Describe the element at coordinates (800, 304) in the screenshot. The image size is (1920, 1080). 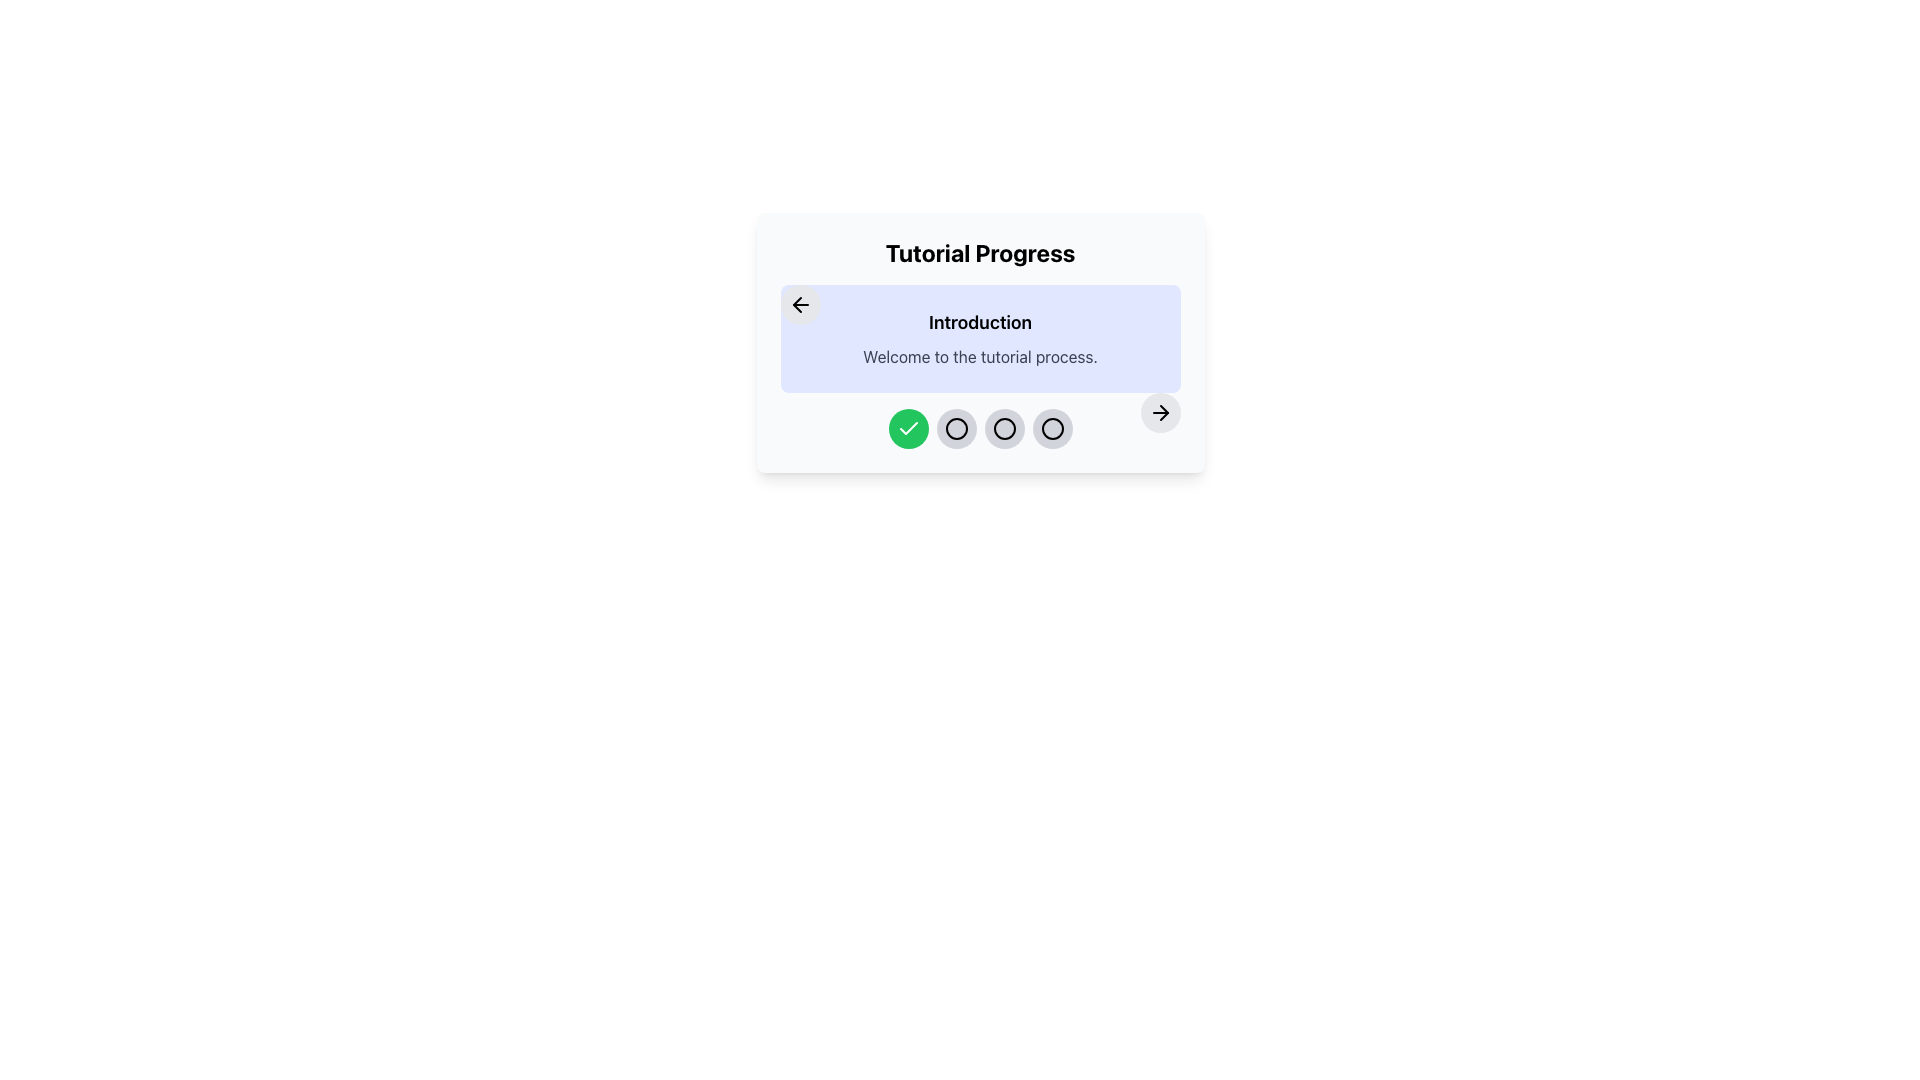
I see `the navigation button located in the upper-left corner of the main card interface, positioned to the left of the text 'Introduction'` at that location.